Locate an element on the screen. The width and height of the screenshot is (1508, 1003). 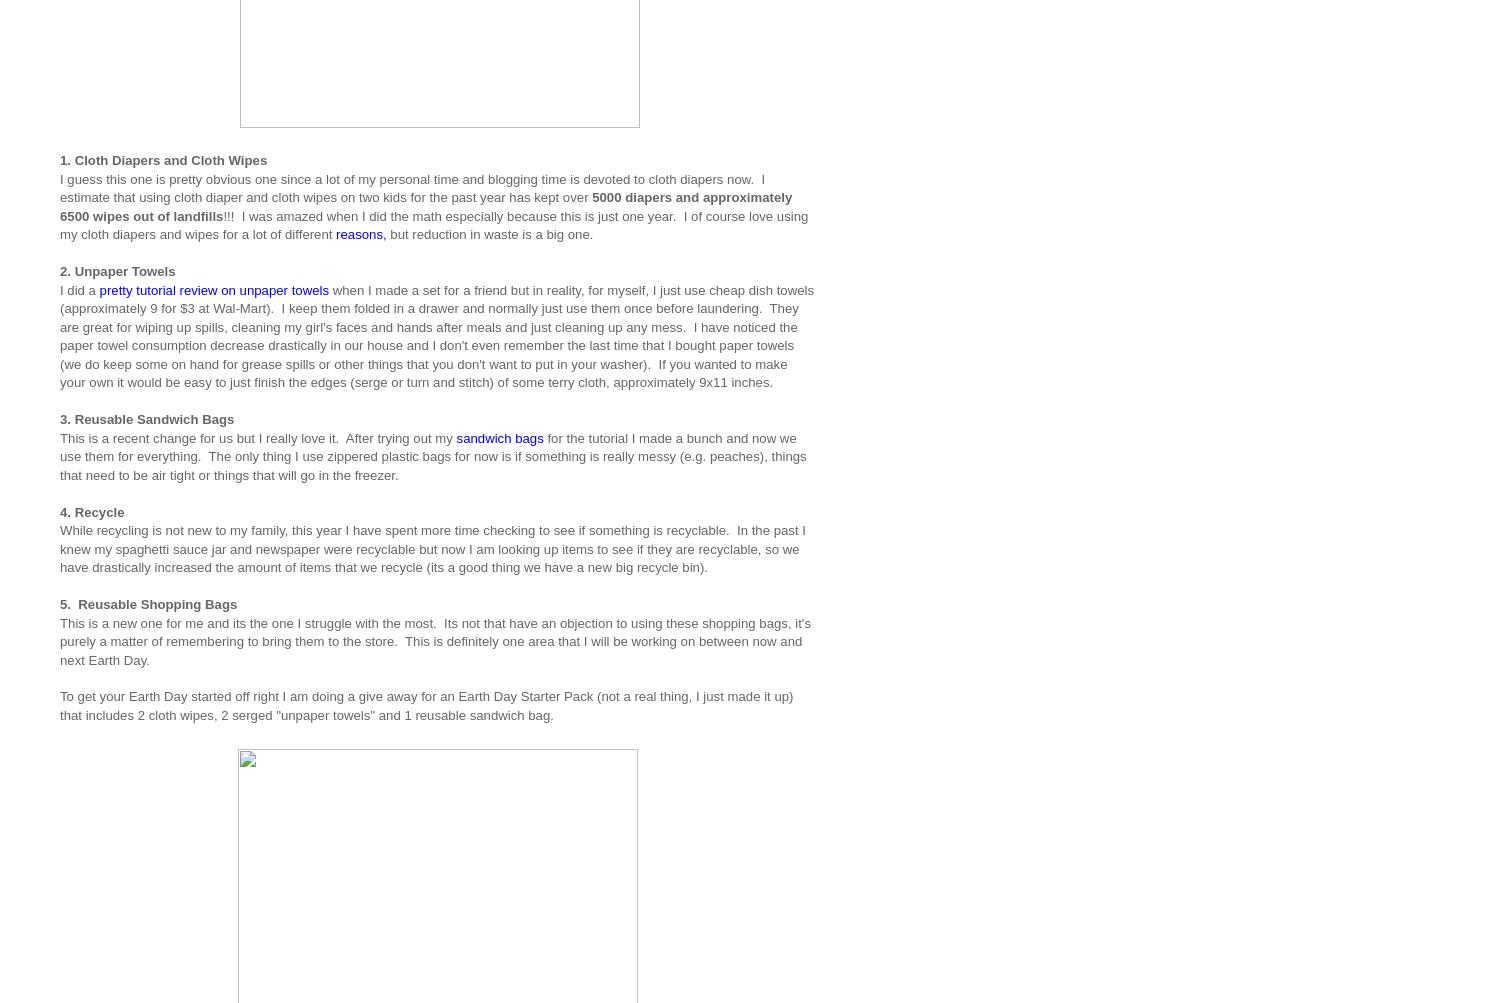
'for the tutorial I made a bunch and now we use them for everything.  The only thing I use zippered plastic bags for now is if something is really messy (e.g. peaches), things that need to be air tight or things that will go in the freezer.' is located at coordinates (432, 455).